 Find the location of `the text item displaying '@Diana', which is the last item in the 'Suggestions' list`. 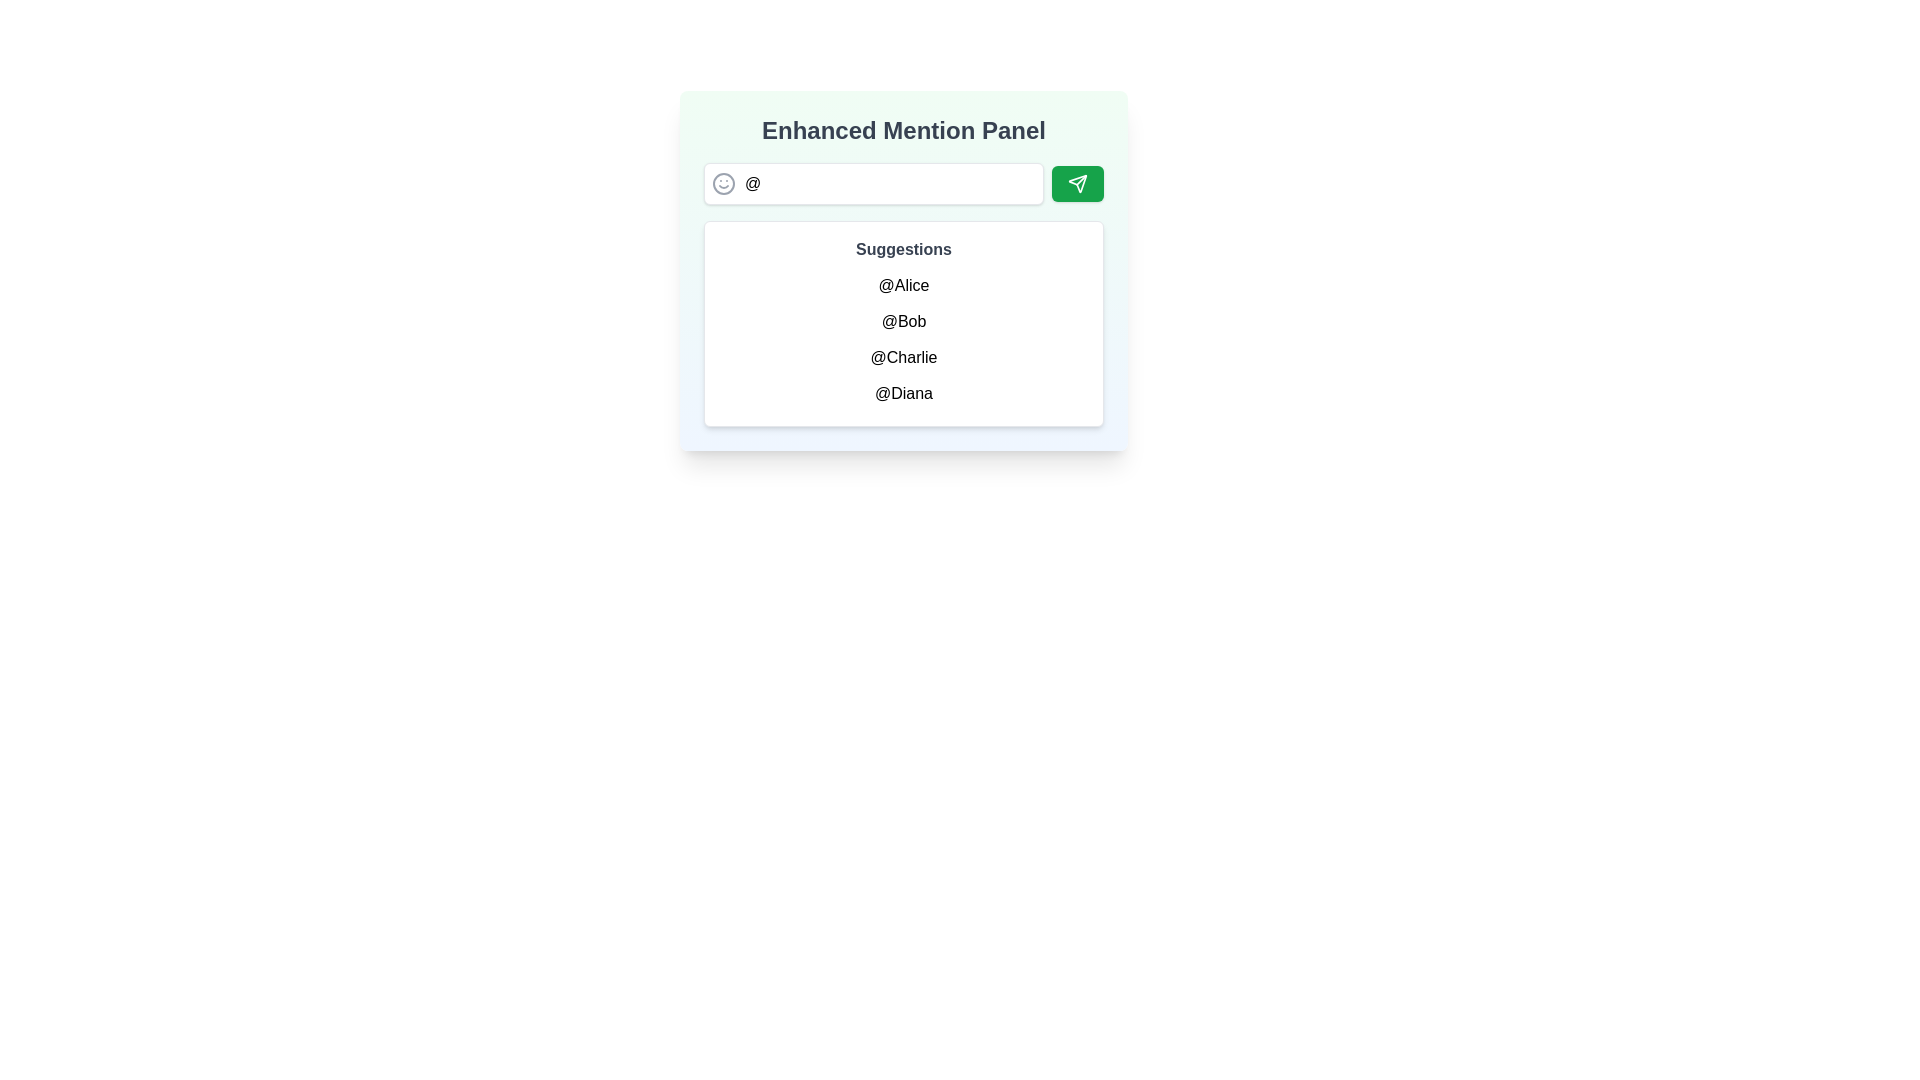

the text item displaying '@Diana', which is the last item in the 'Suggestions' list is located at coordinates (902, 393).